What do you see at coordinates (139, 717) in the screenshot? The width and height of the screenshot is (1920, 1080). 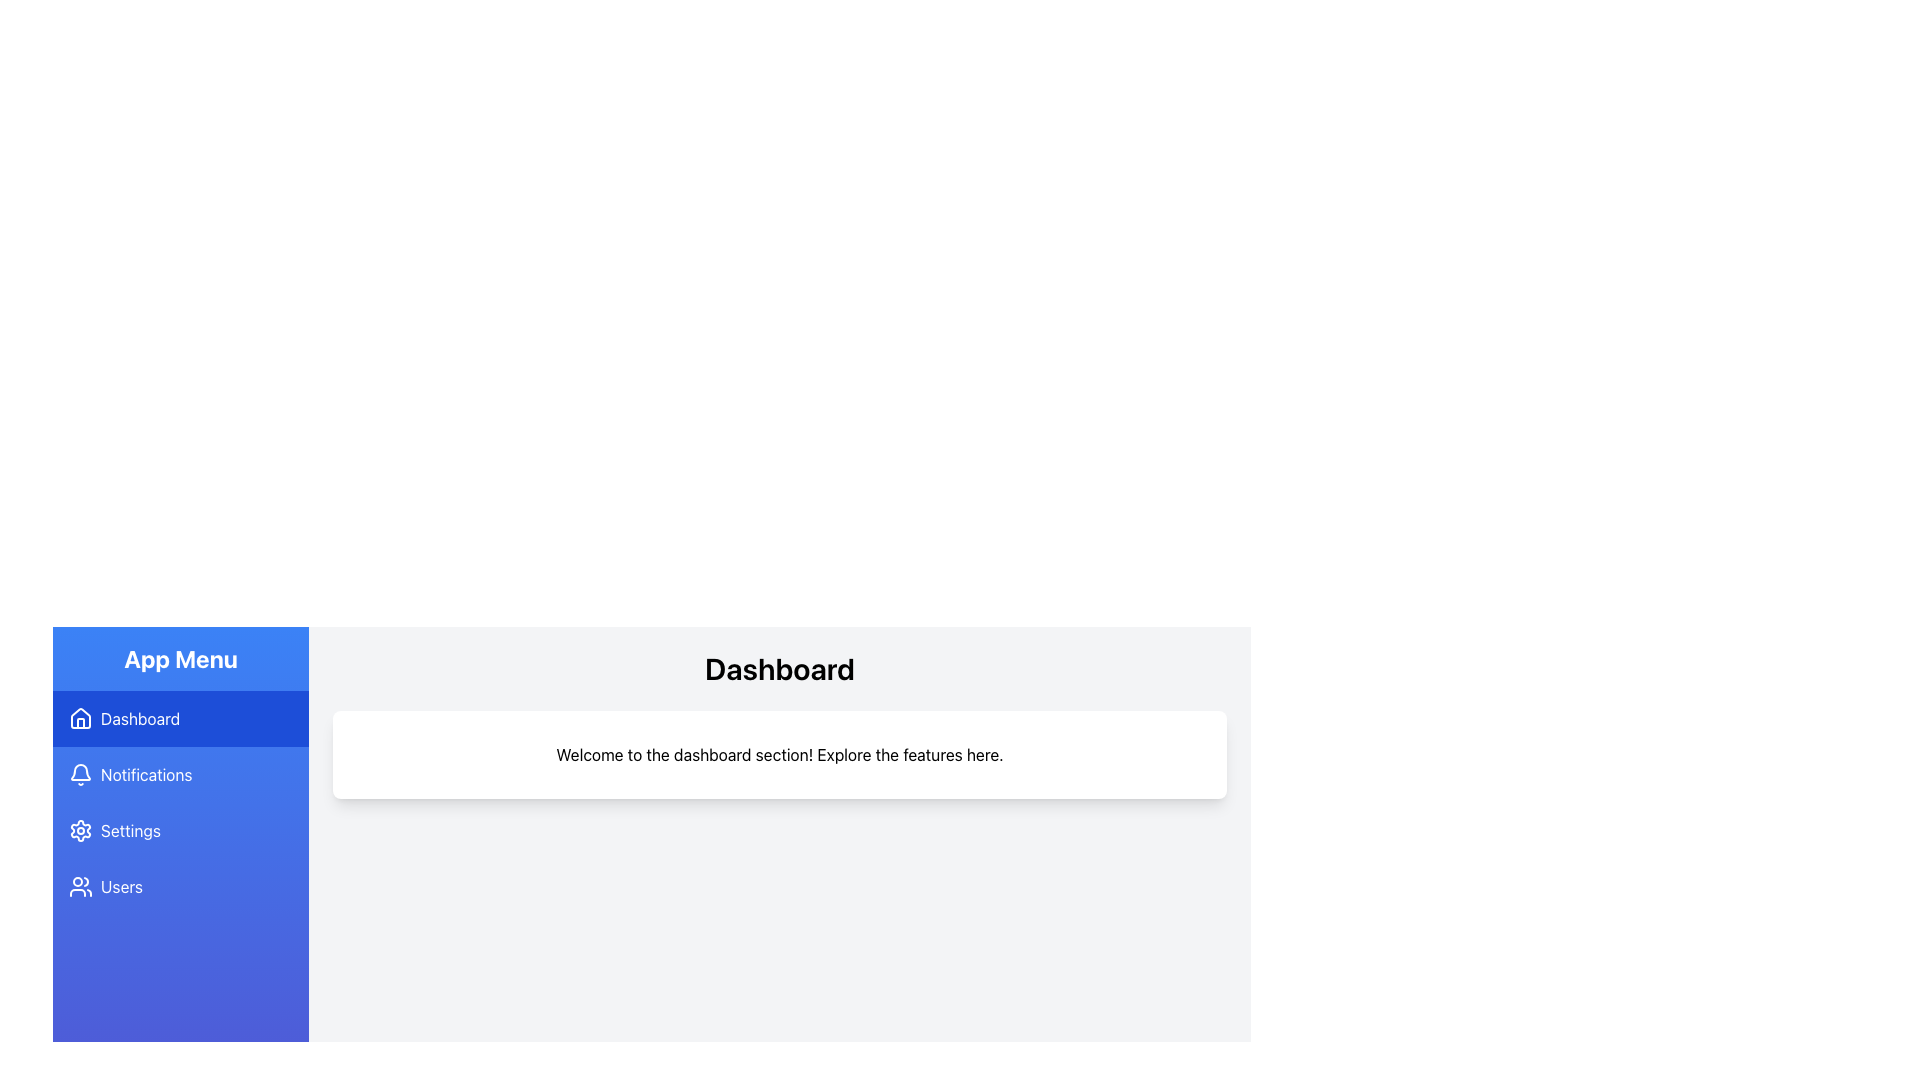 I see `the 'Dashboard' text label located in the vertical navigation panel on the left side of the interface, which is displayed in a white bold font on a dark blue background` at bounding box center [139, 717].